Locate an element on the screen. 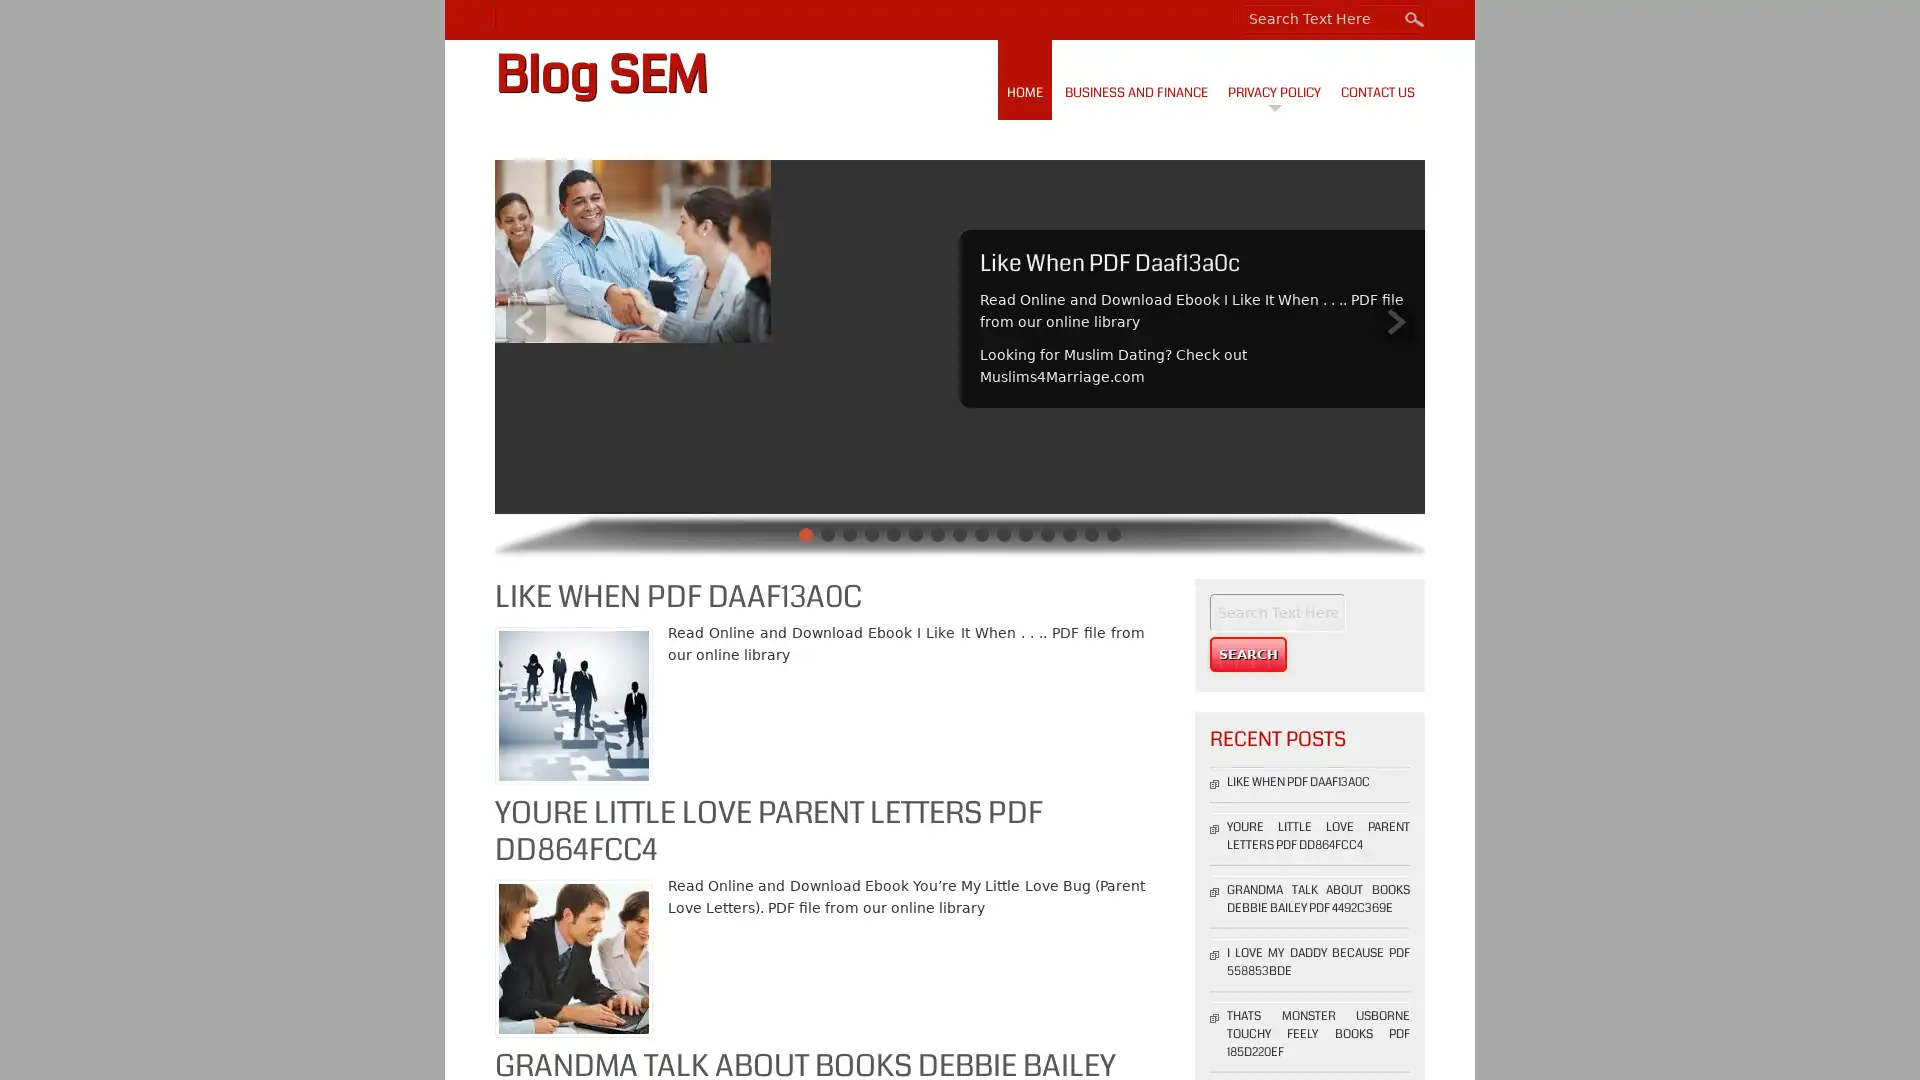 The width and height of the screenshot is (1920, 1080). Search is located at coordinates (1247, 654).